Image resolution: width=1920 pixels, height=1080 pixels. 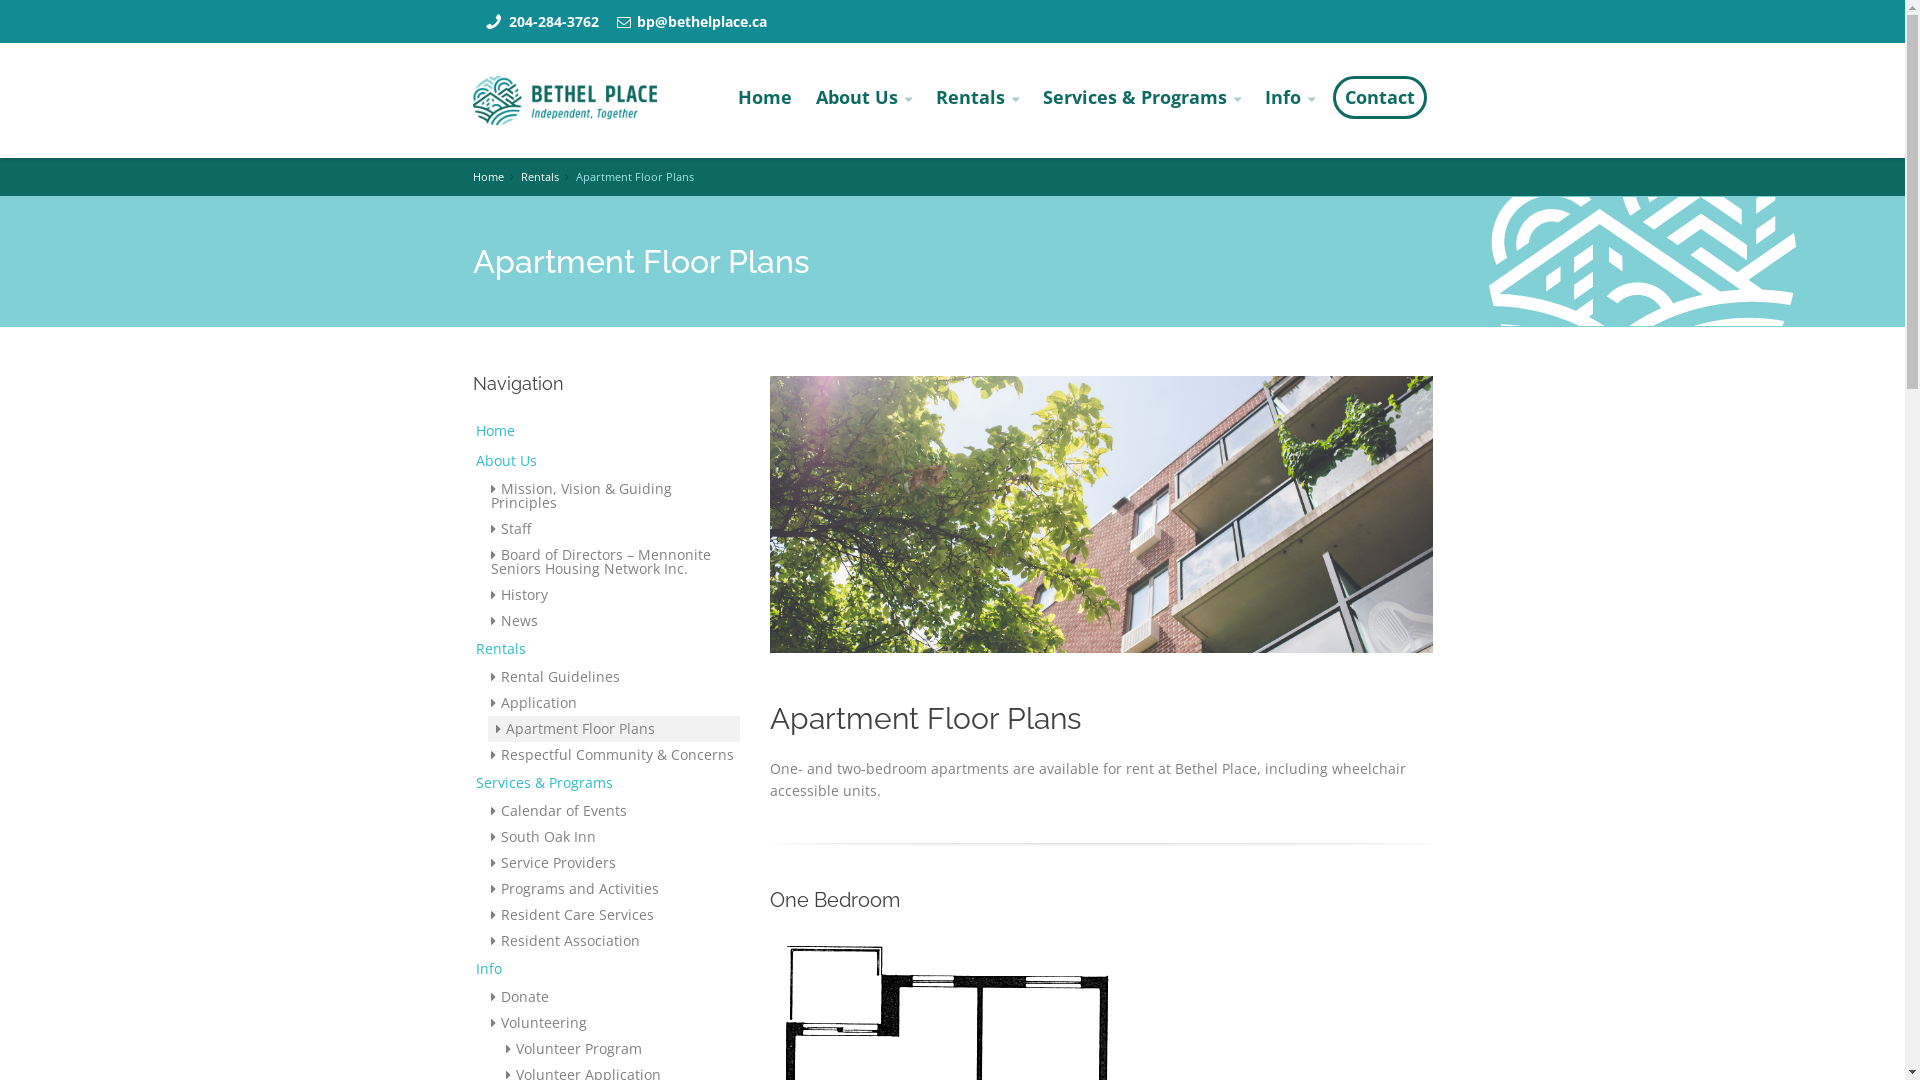 I want to click on 'Info', so click(x=1289, y=96).